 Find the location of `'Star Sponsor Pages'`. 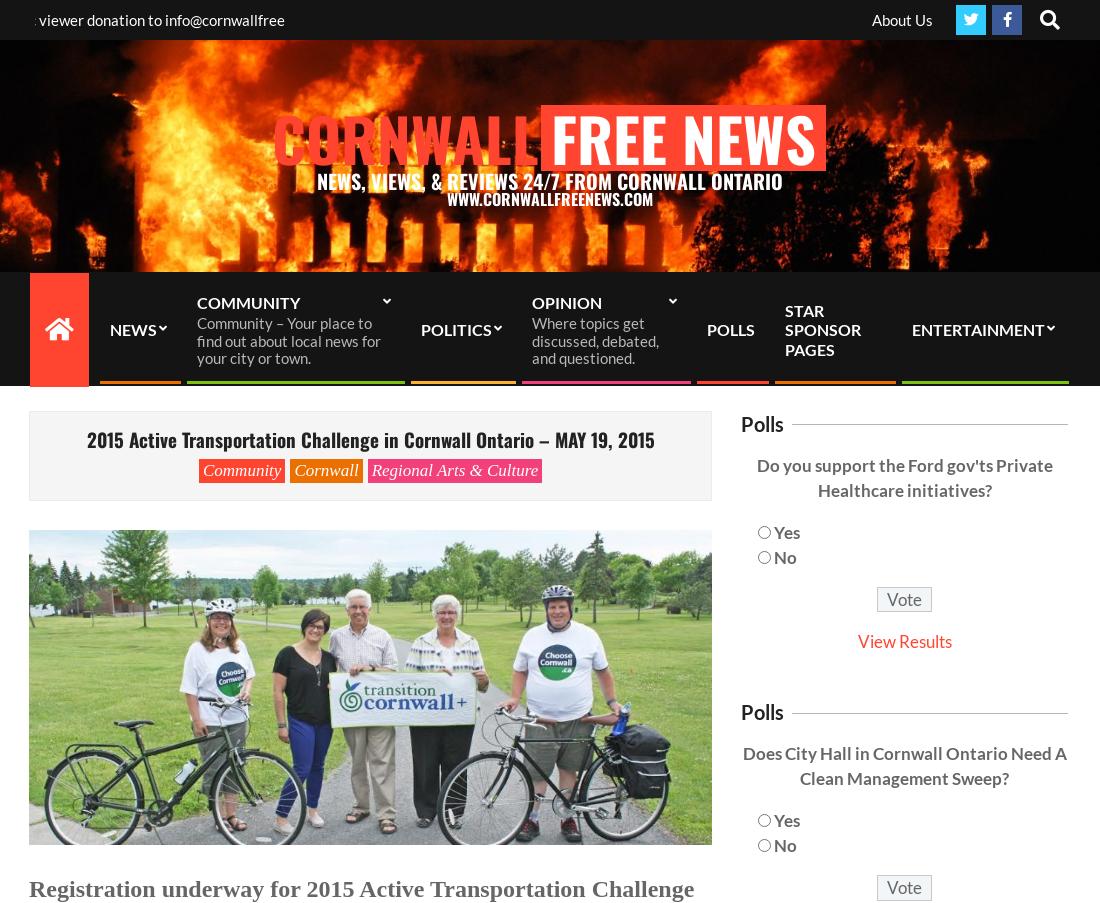

'Star Sponsor Pages' is located at coordinates (823, 328).